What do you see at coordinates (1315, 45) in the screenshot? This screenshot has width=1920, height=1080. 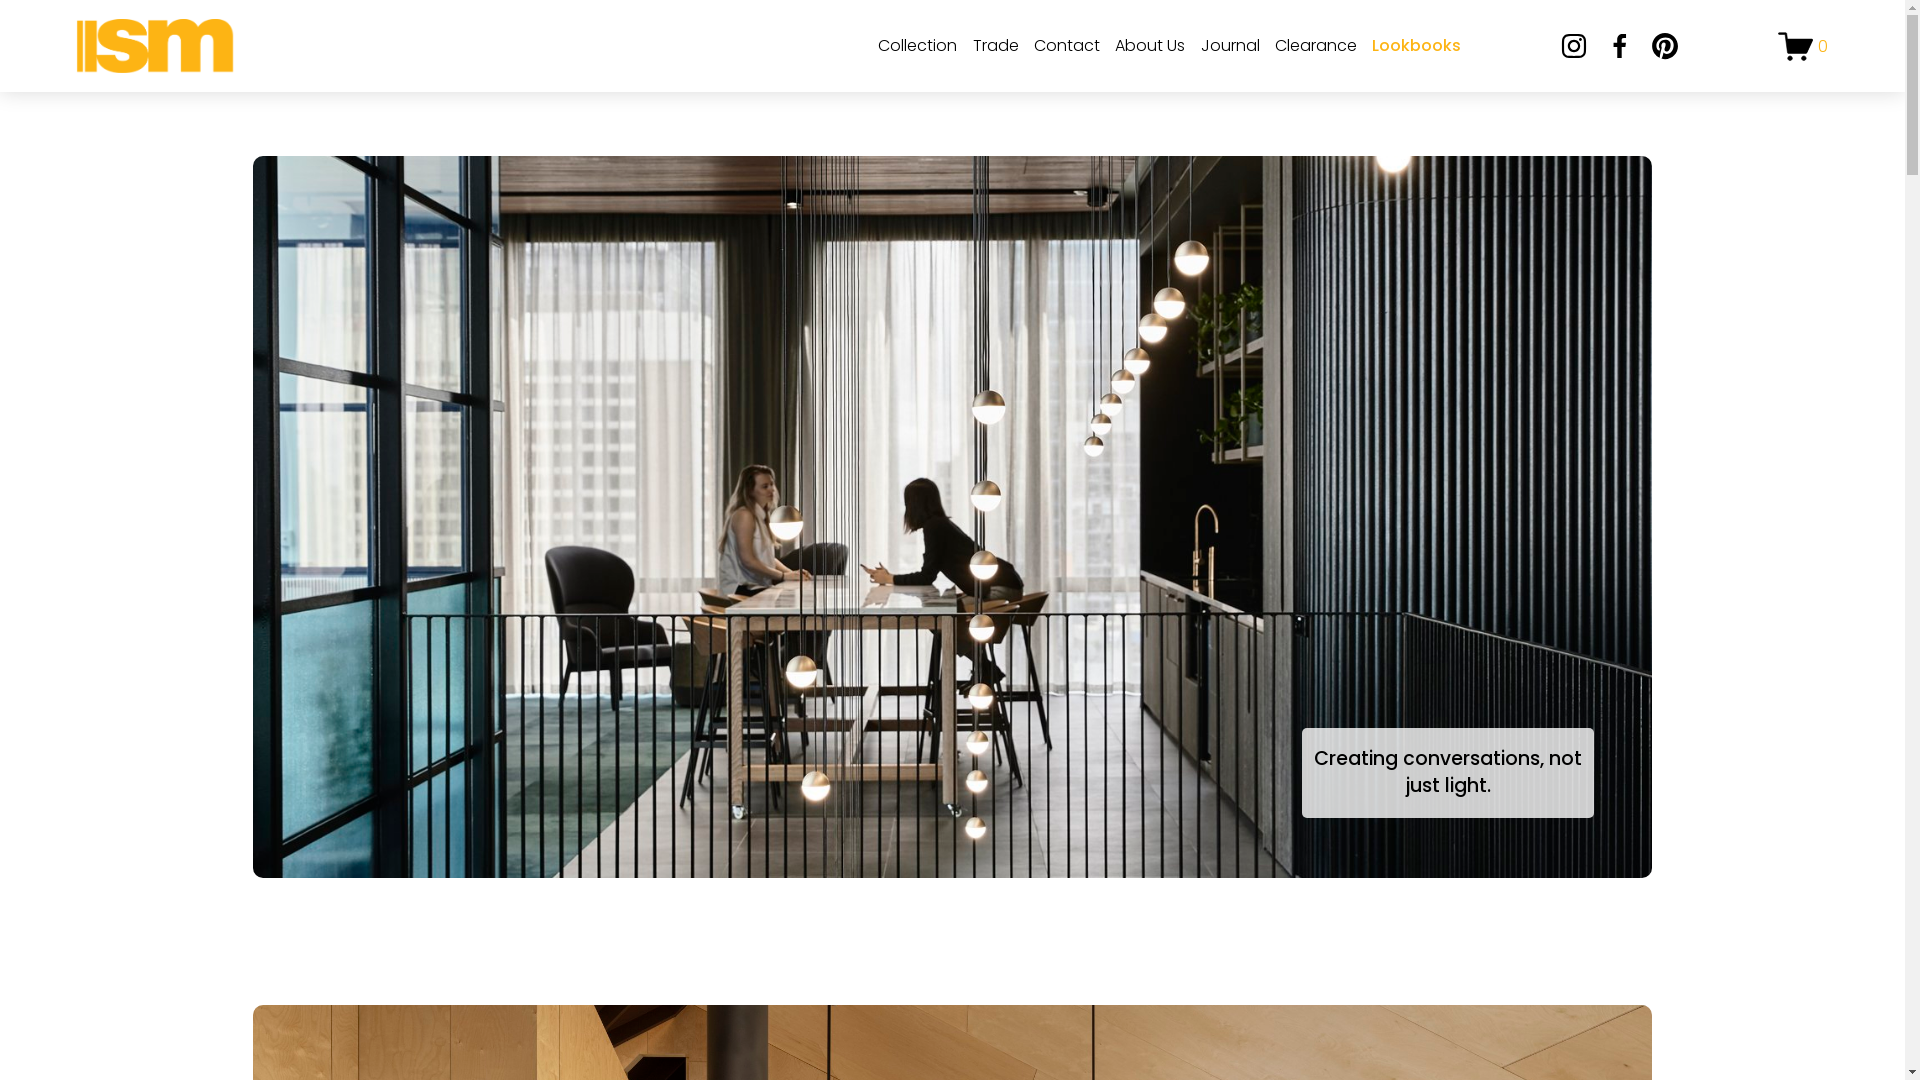 I see `'Clearance'` at bounding box center [1315, 45].